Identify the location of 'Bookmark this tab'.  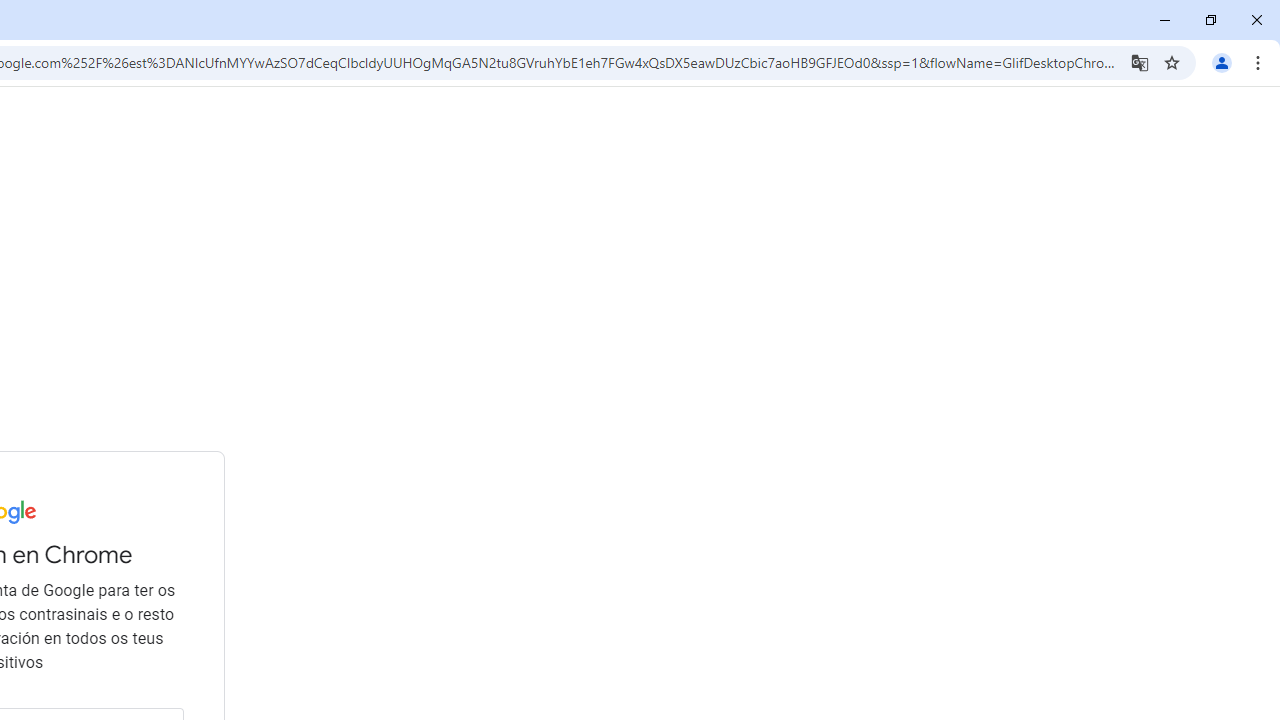
(1171, 61).